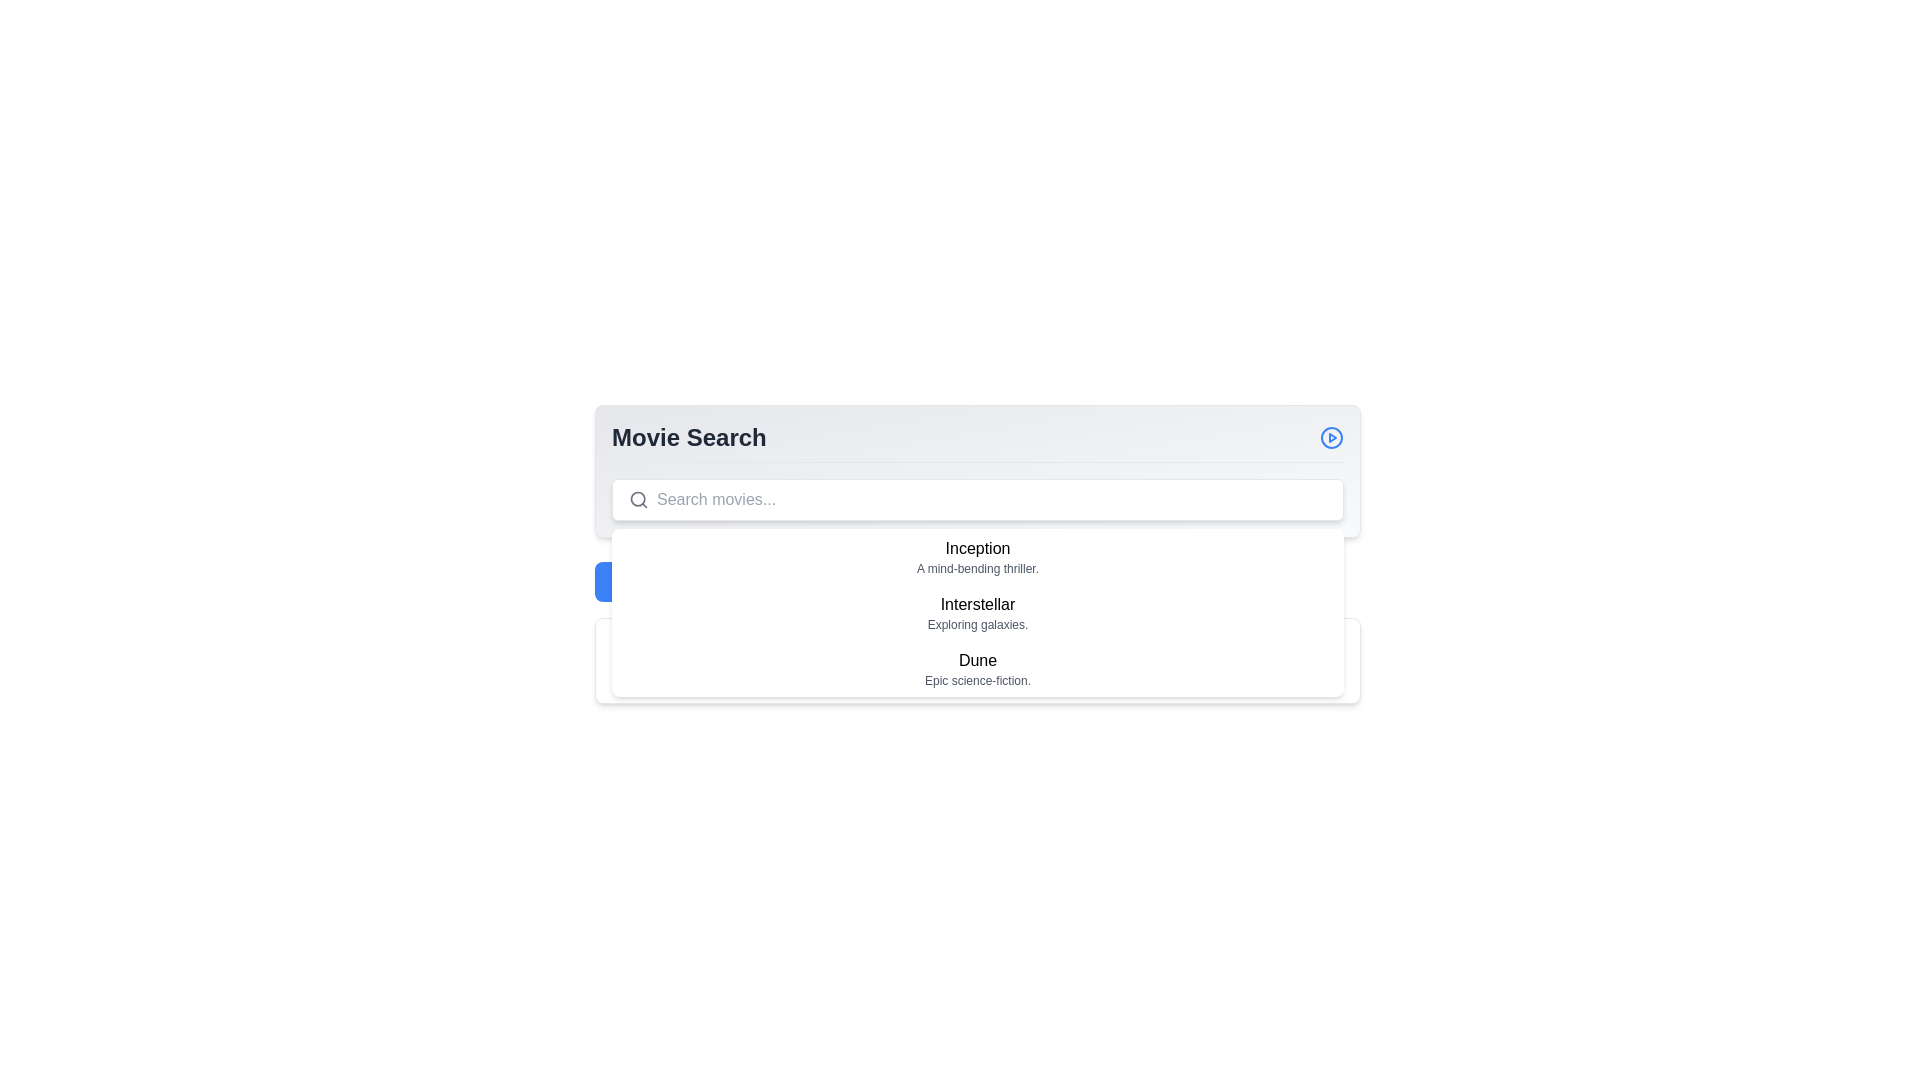 Image resolution: width=1920 pixels, height=1080 pixels. What do you see at coordinates (978, 623) in the screenshot?
I see `text label 'Exploring galaxies.' located below the title 'Interstellar' in the dropdown list` at bounding box center [978, 623].